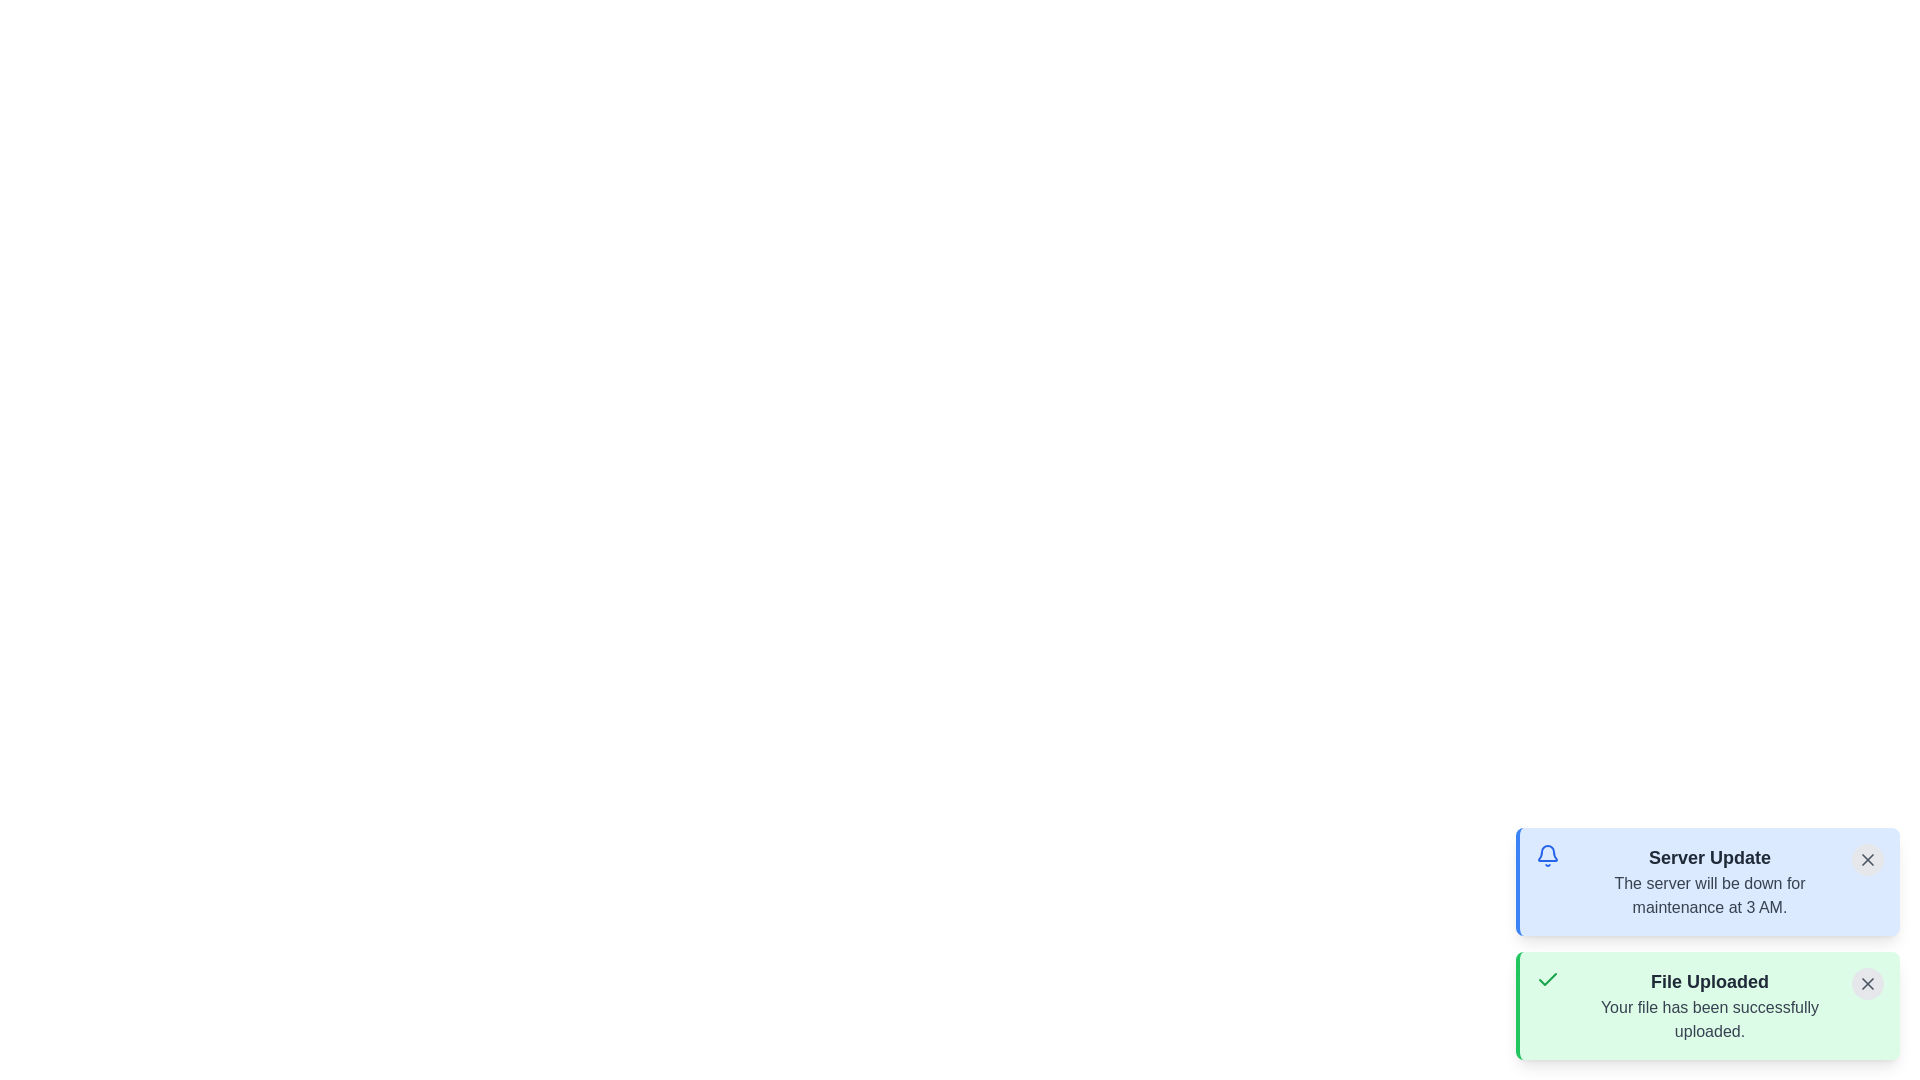  What do you see at coordinates (1547, 855) in the screenshot?
I see `the bell icon indicating notifications at the top-left corner of the 'Server Update' notification card` at bounding box center [1547, 855].